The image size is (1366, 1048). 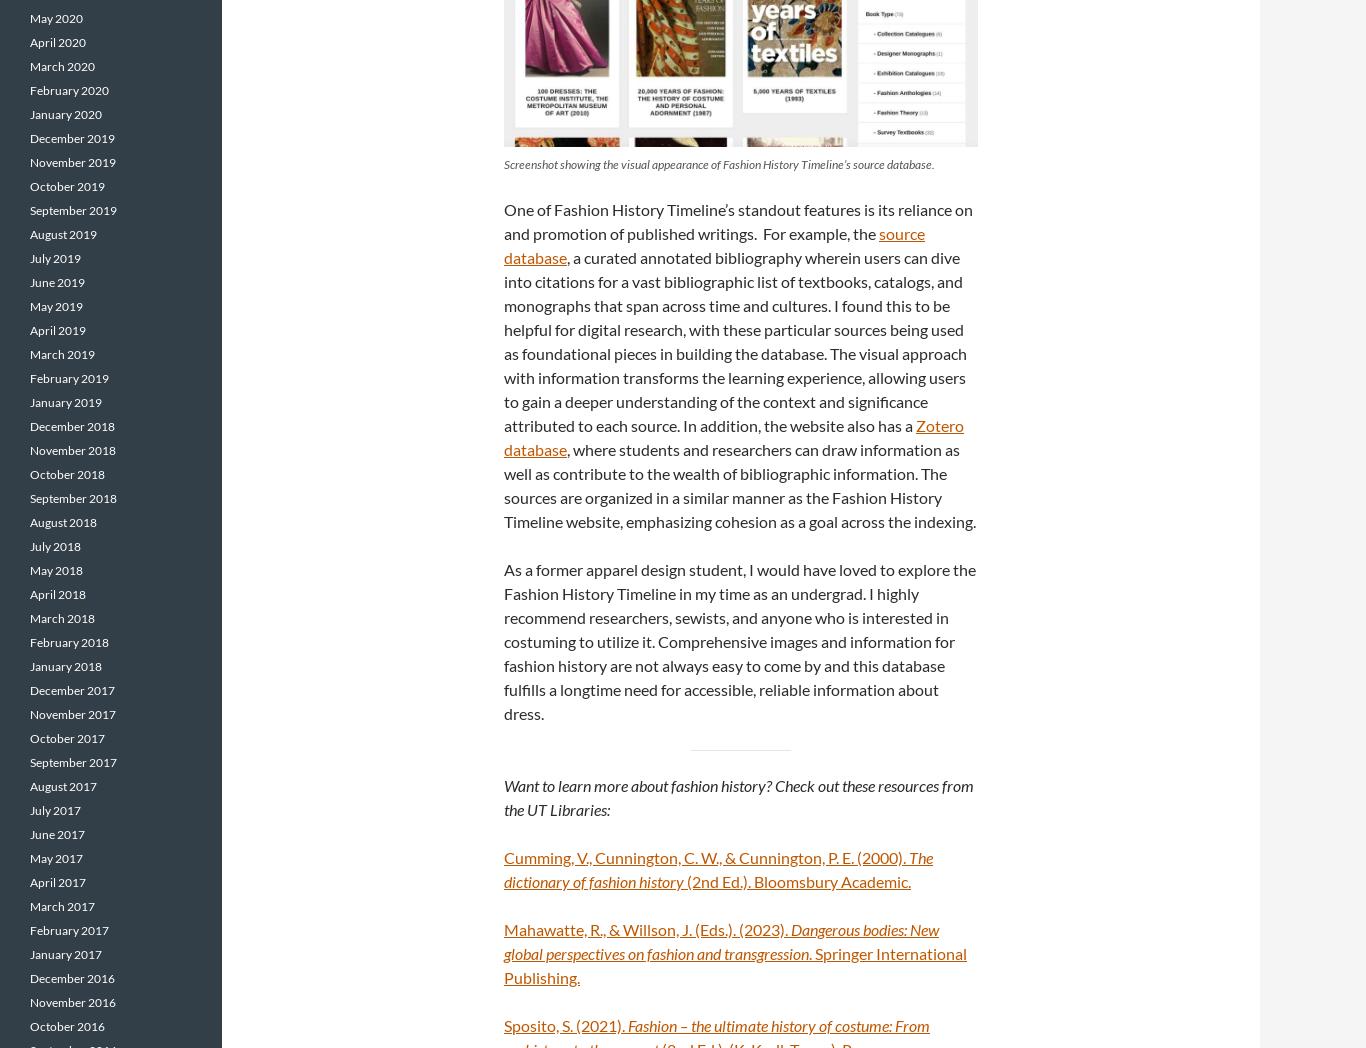 What do you see at coordinates (733, 436) in the screenshot?
I see `'Zotero database'` at bounding box center [733, 436].